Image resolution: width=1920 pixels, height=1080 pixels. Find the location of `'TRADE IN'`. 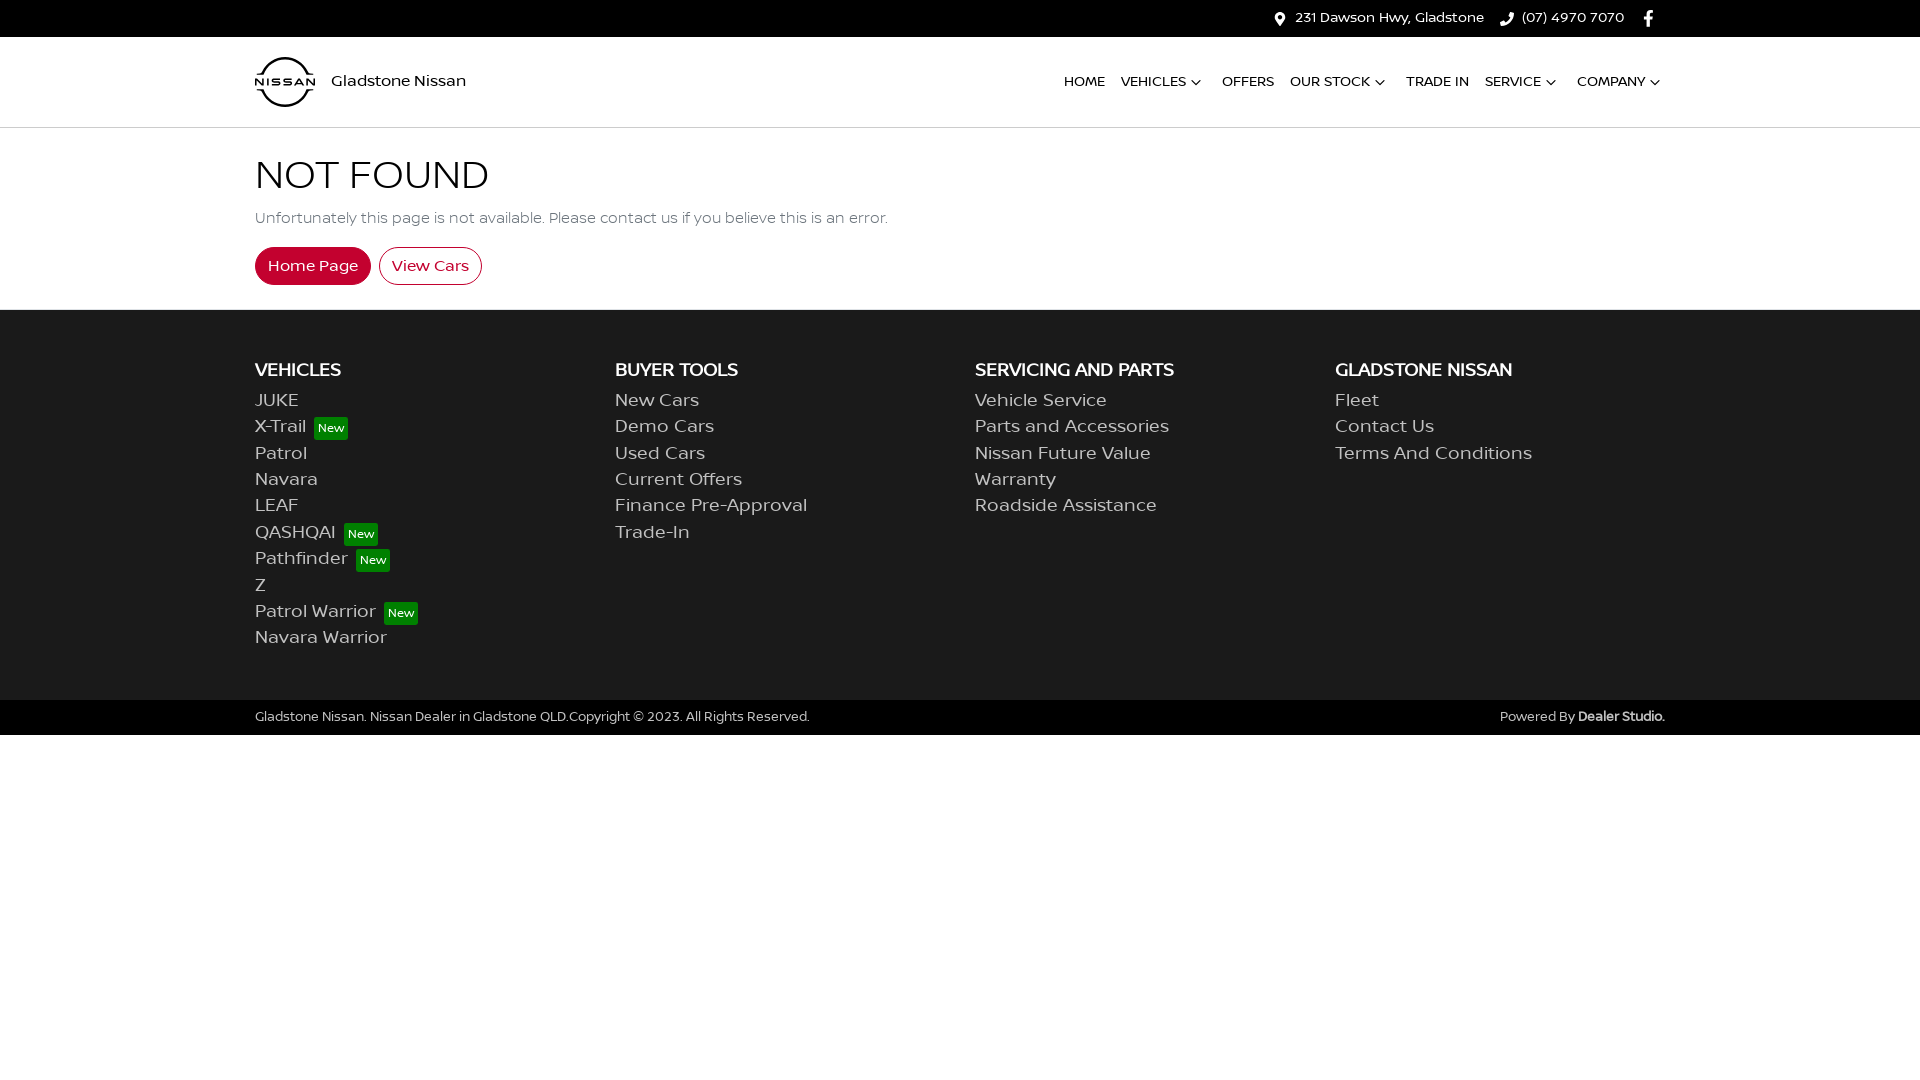

'TRADE IN' is located at coordinates (1405, 81).